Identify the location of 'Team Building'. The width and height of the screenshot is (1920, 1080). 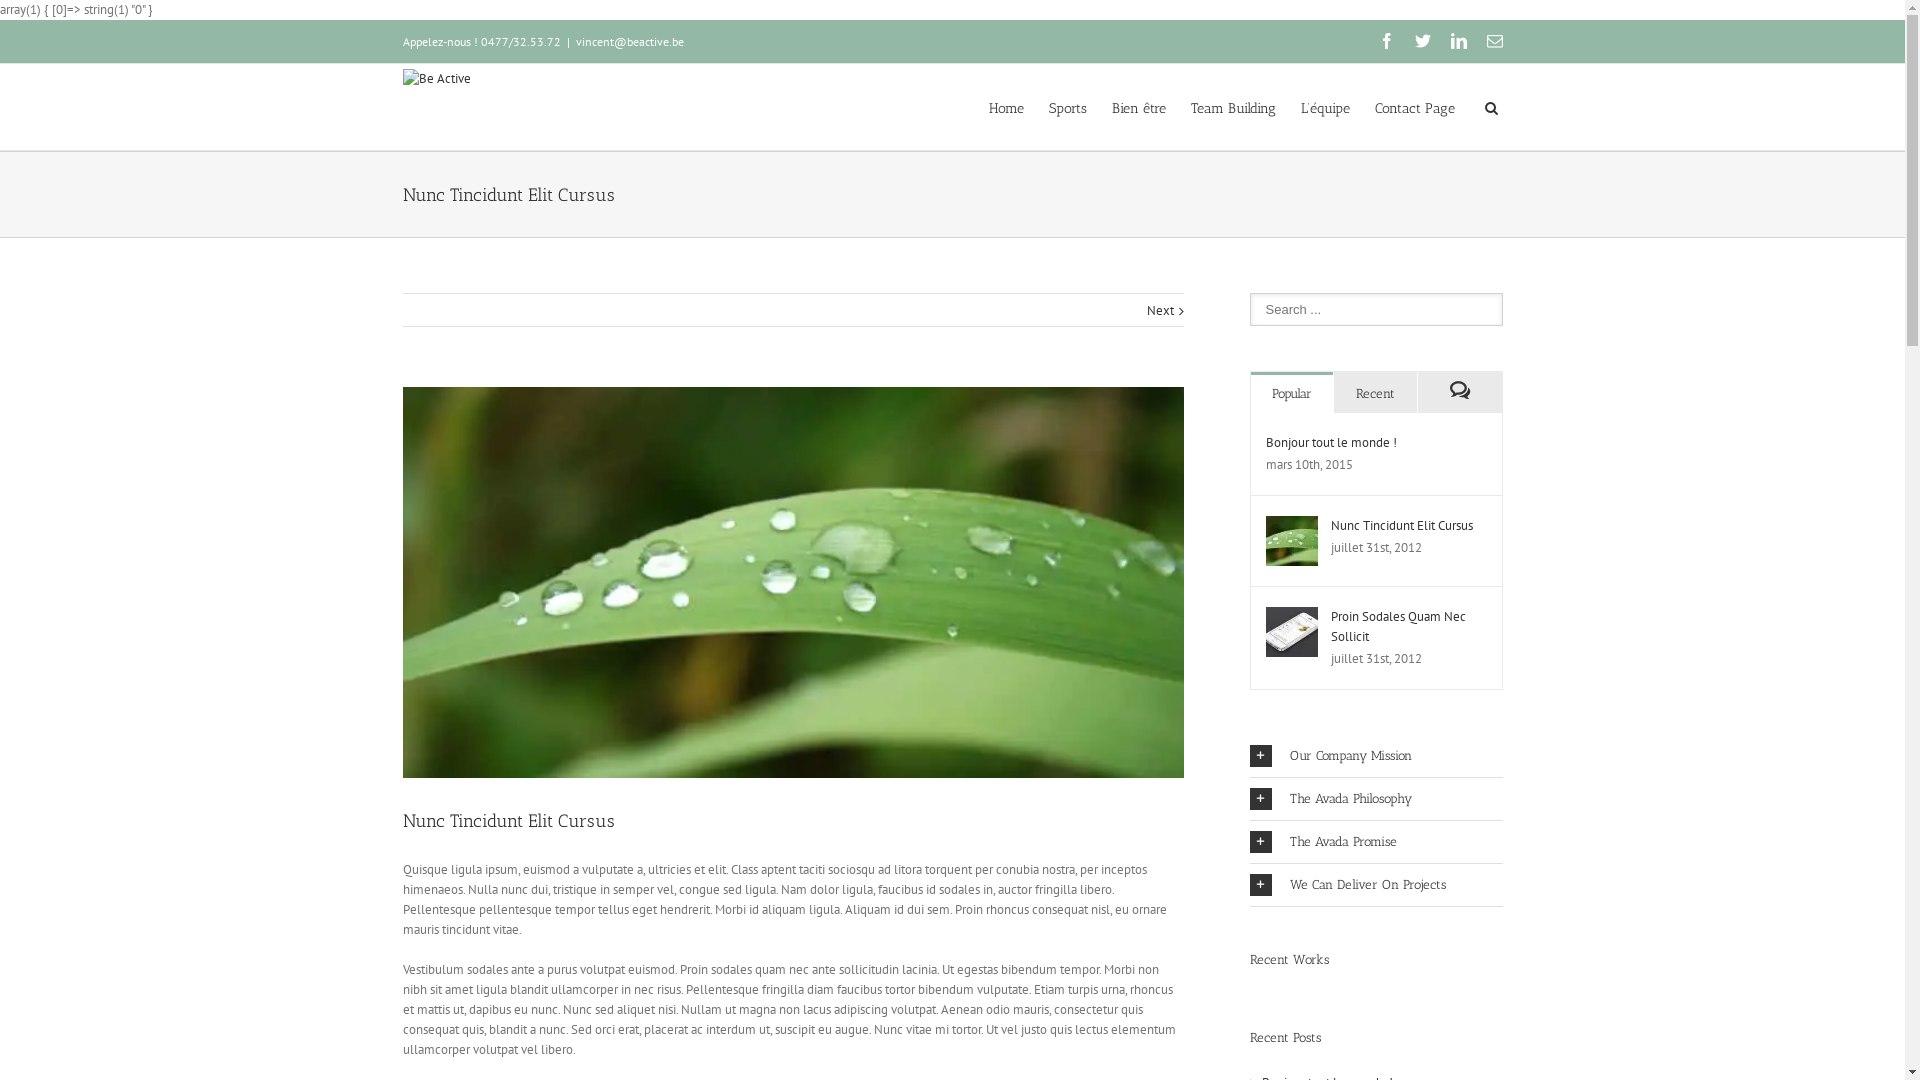
(1231, 107).